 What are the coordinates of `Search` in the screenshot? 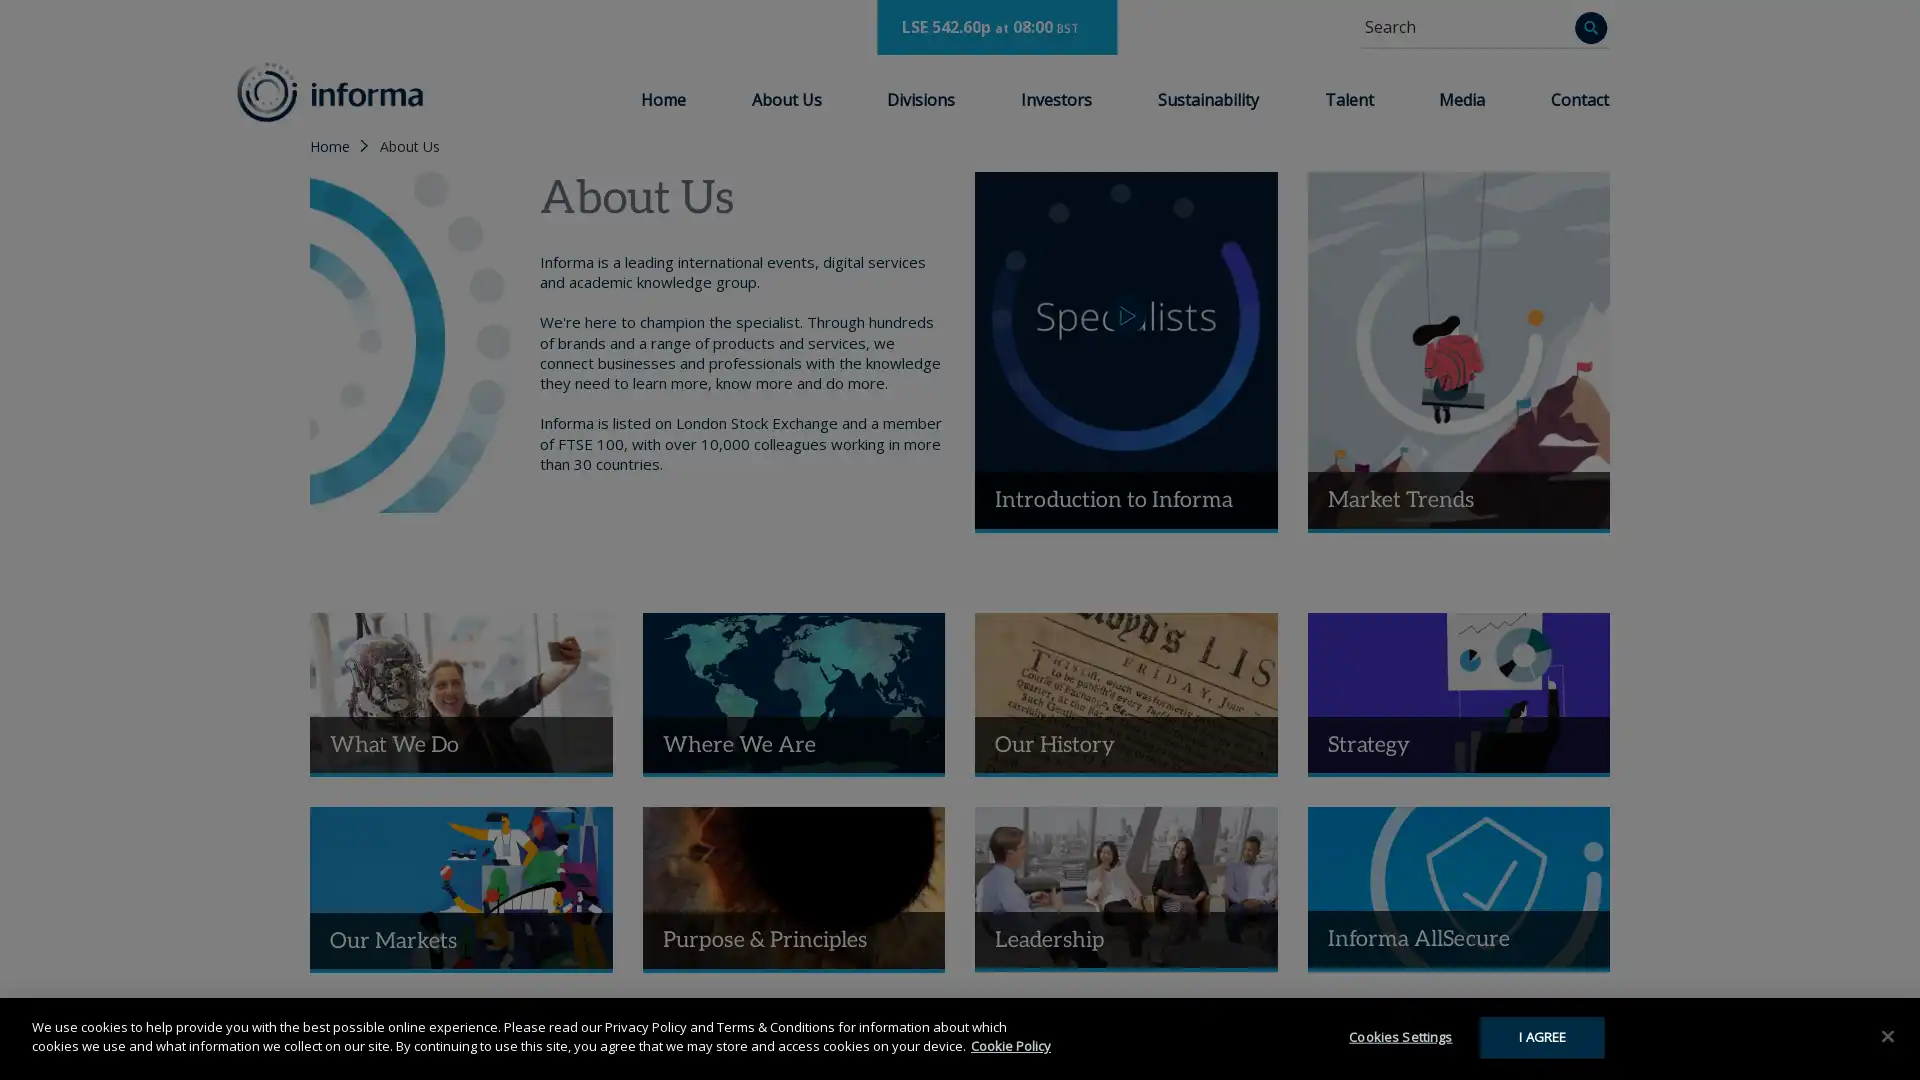 It's located at (1590, 28).